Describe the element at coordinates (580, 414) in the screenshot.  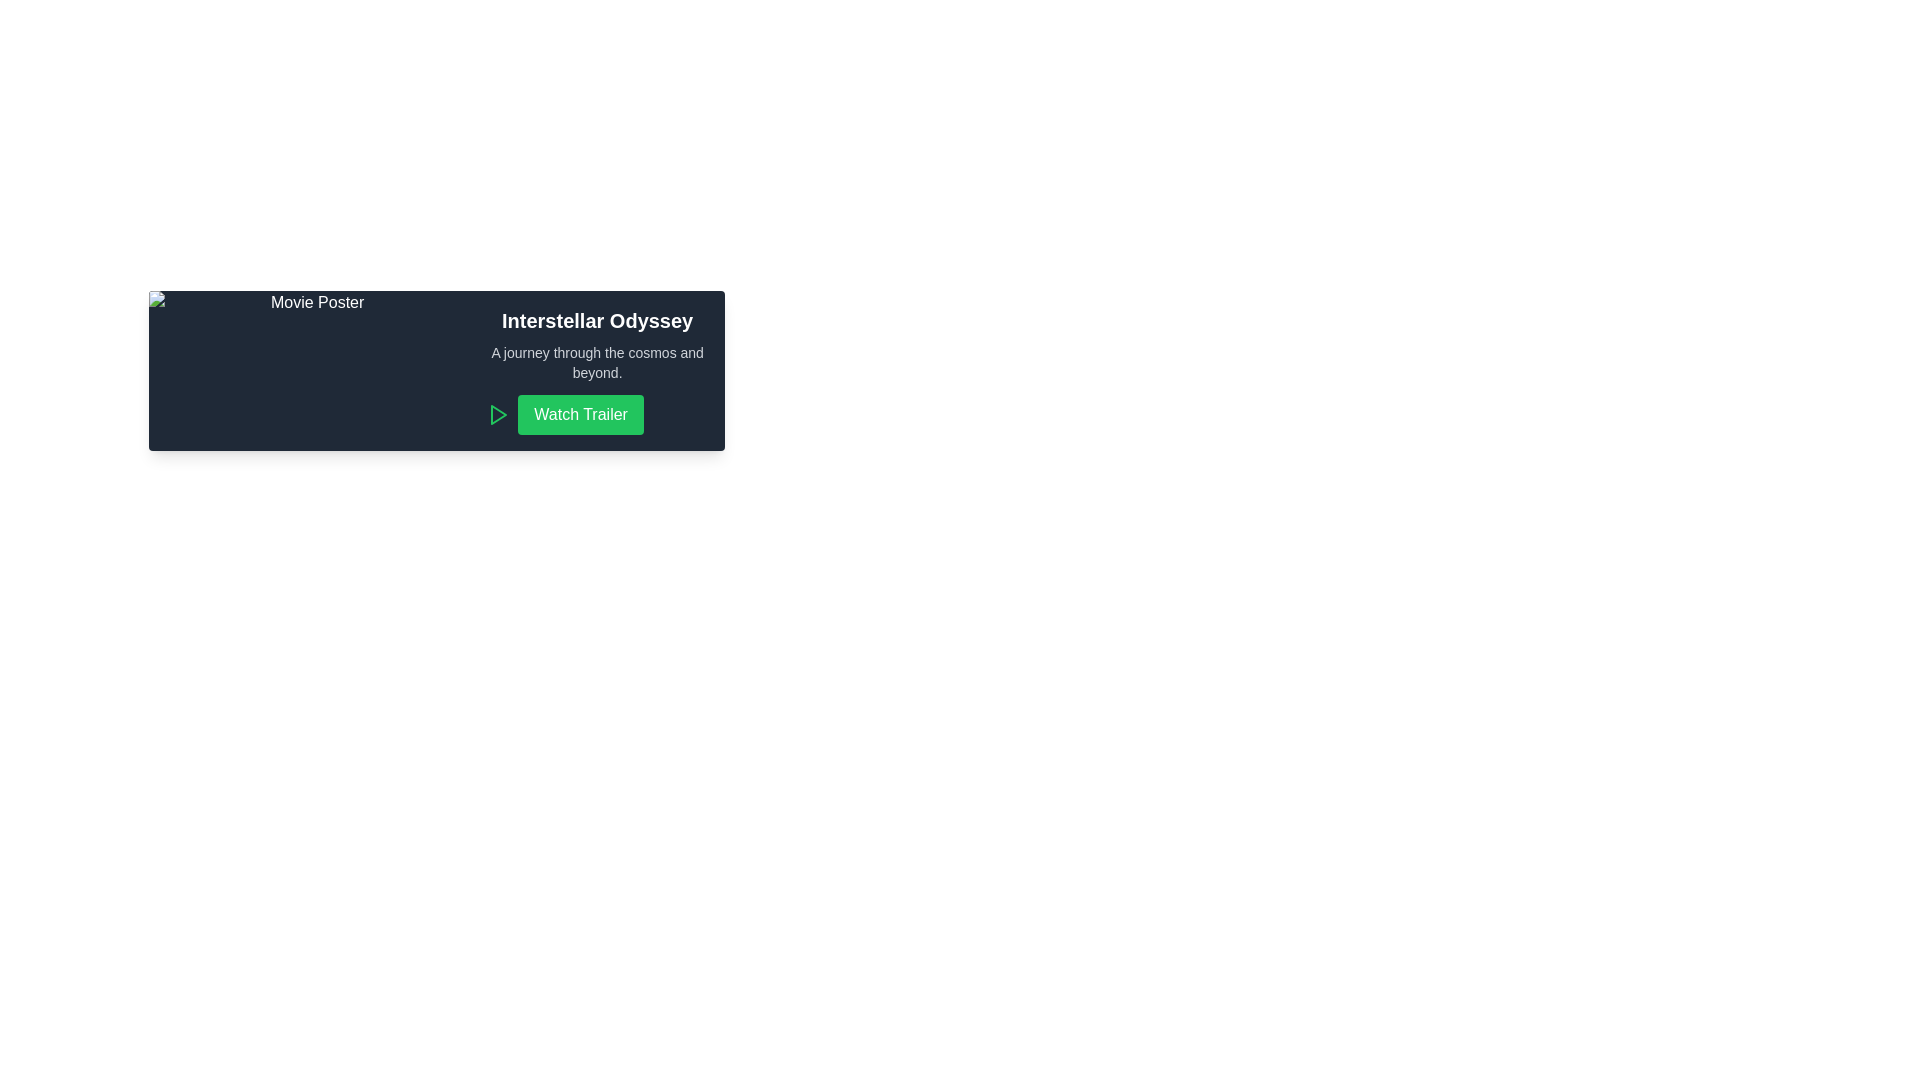
I see `the 'Watch Trailer' button, which is a green rectangular button with rounded corners located at the bottom-right of the card layout, below the text 'Interstellar Odyssey'` at that location.